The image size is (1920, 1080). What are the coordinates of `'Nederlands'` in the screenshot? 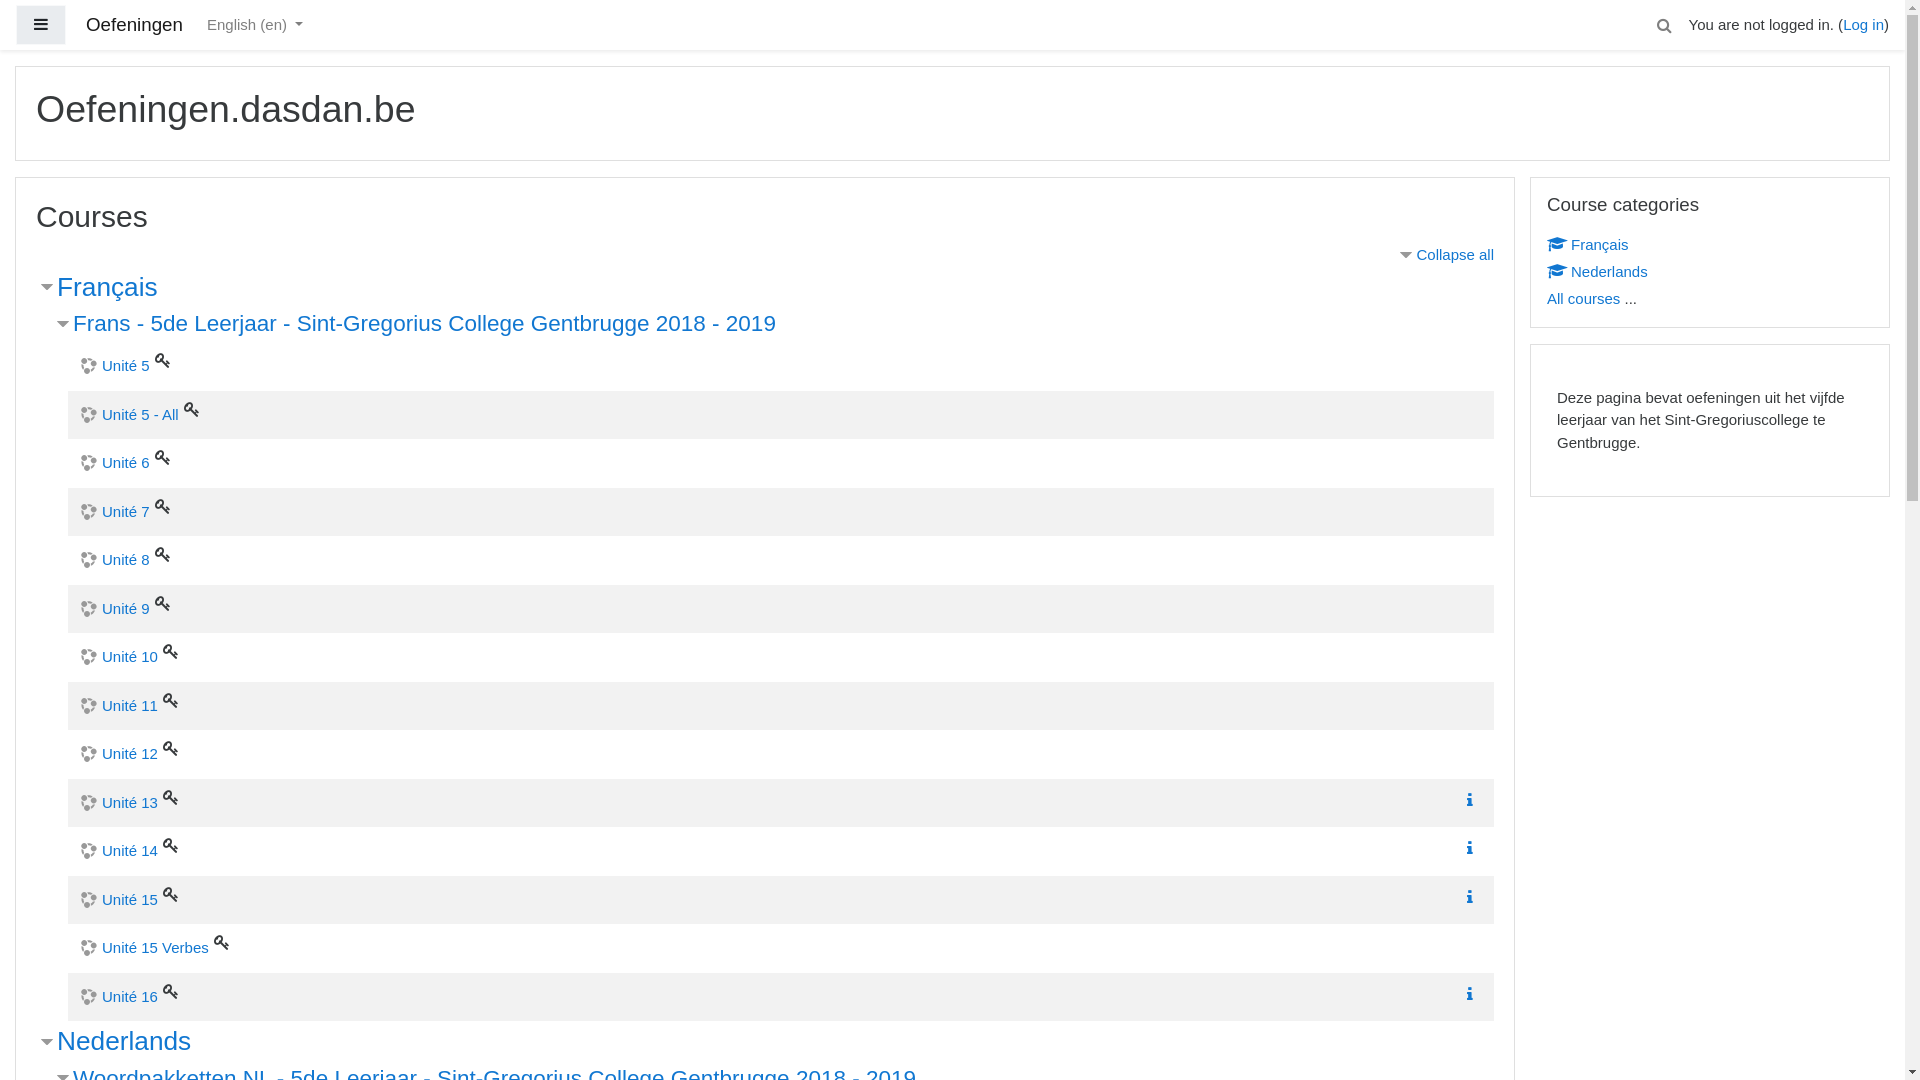 It's located at (123, 1040).